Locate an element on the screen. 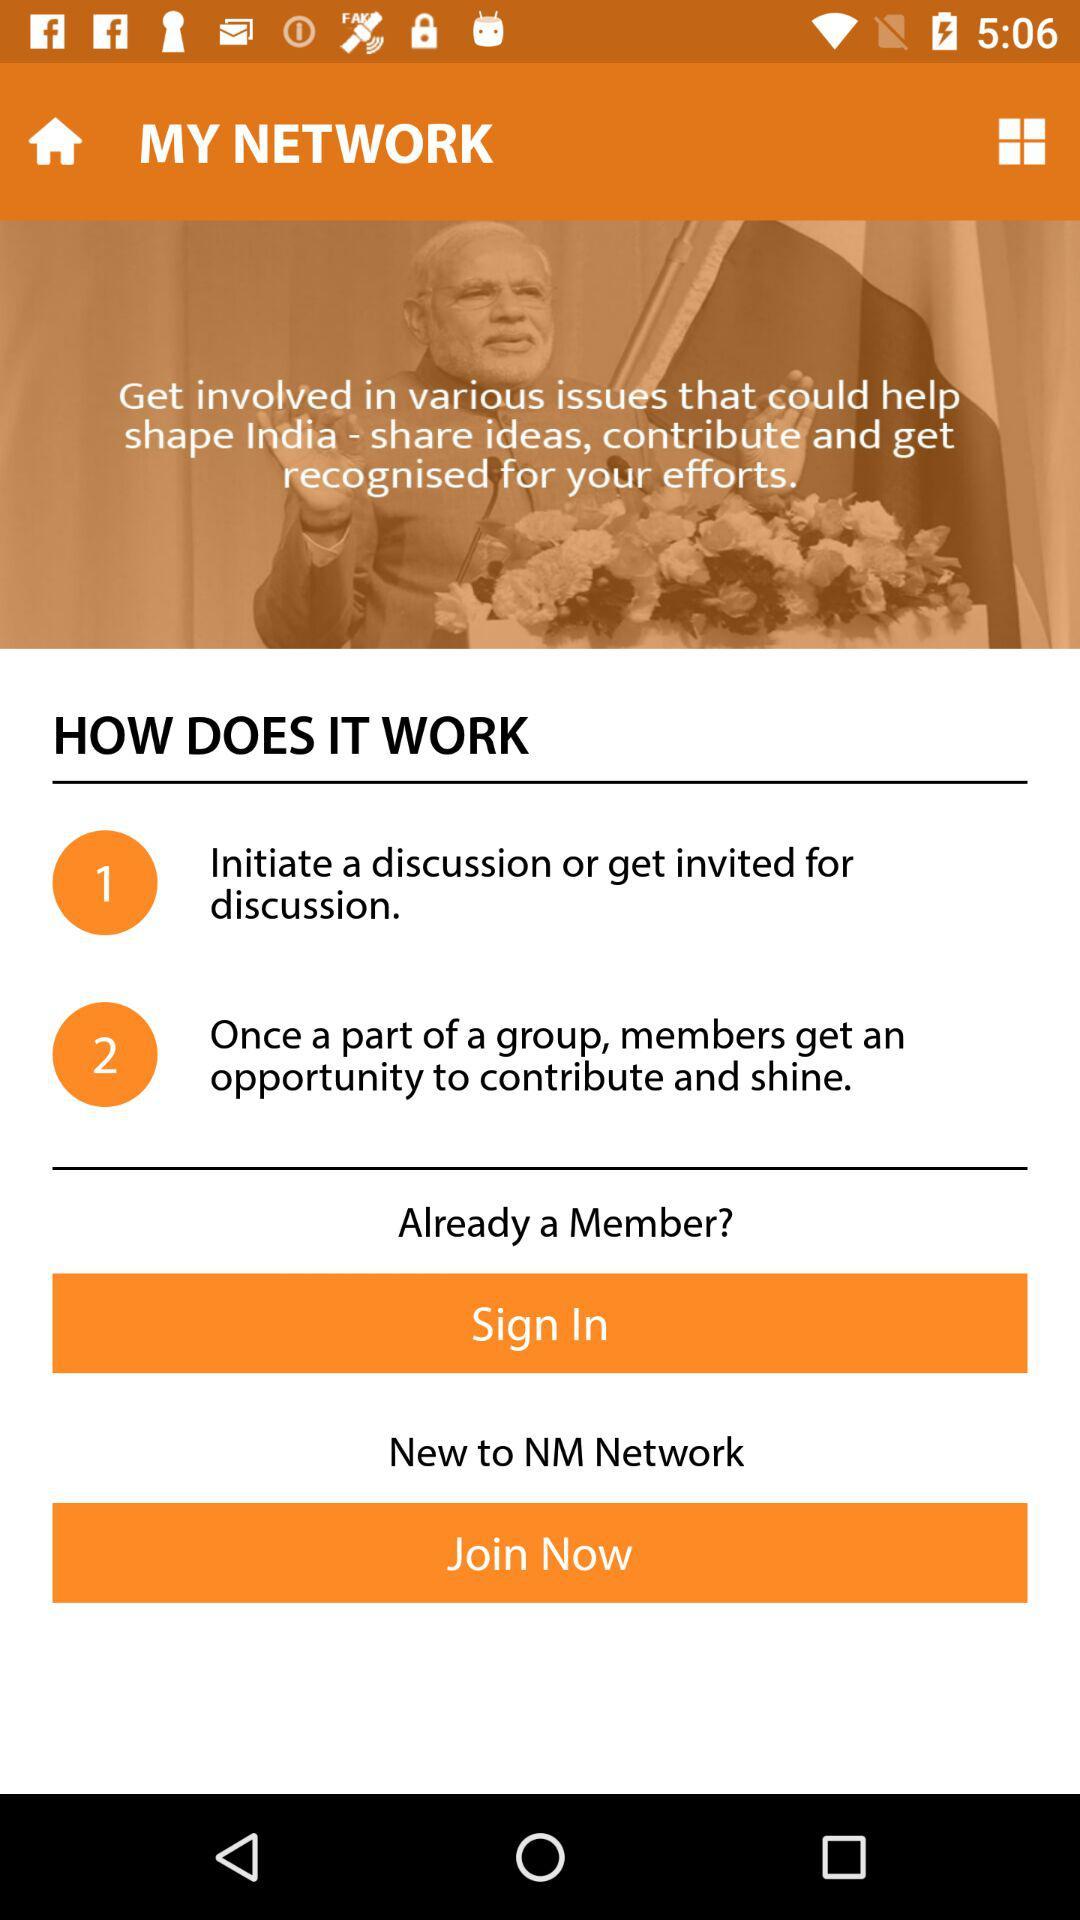 This screenshot has height=1920, width=1080. the sign in item is located at coordinates (540, 1323).